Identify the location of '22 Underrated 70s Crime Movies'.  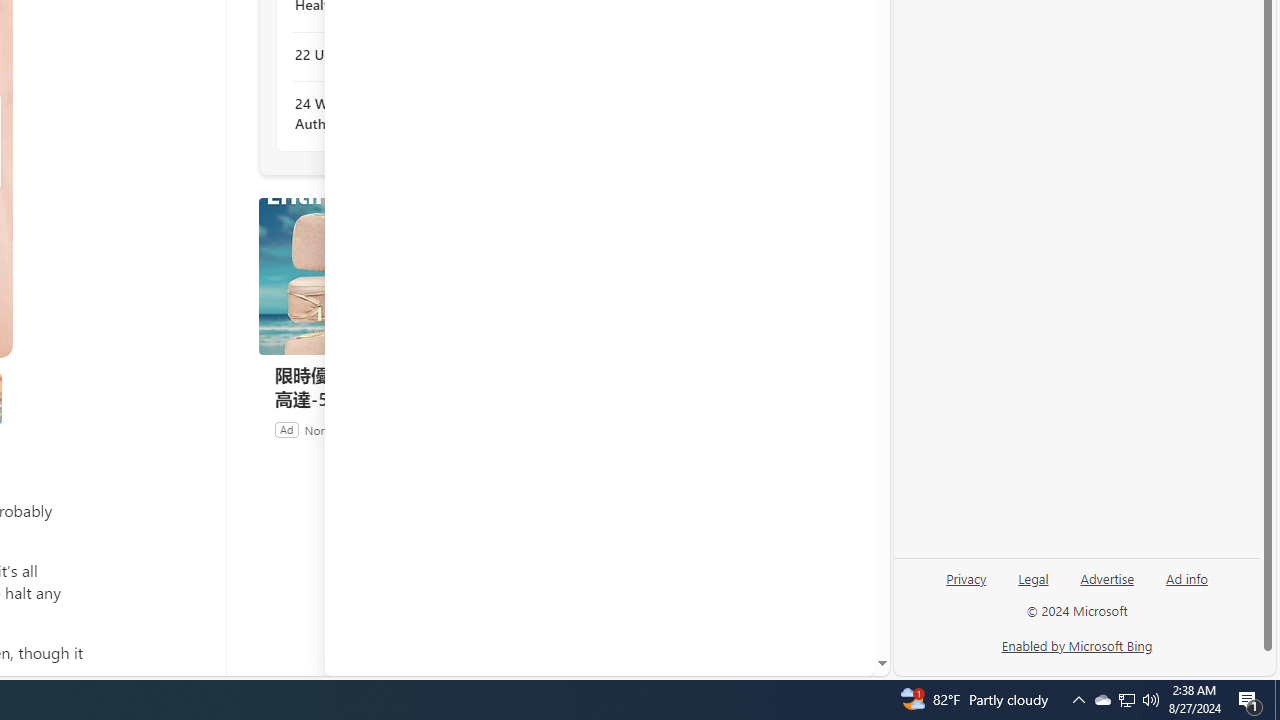
(402, 53).